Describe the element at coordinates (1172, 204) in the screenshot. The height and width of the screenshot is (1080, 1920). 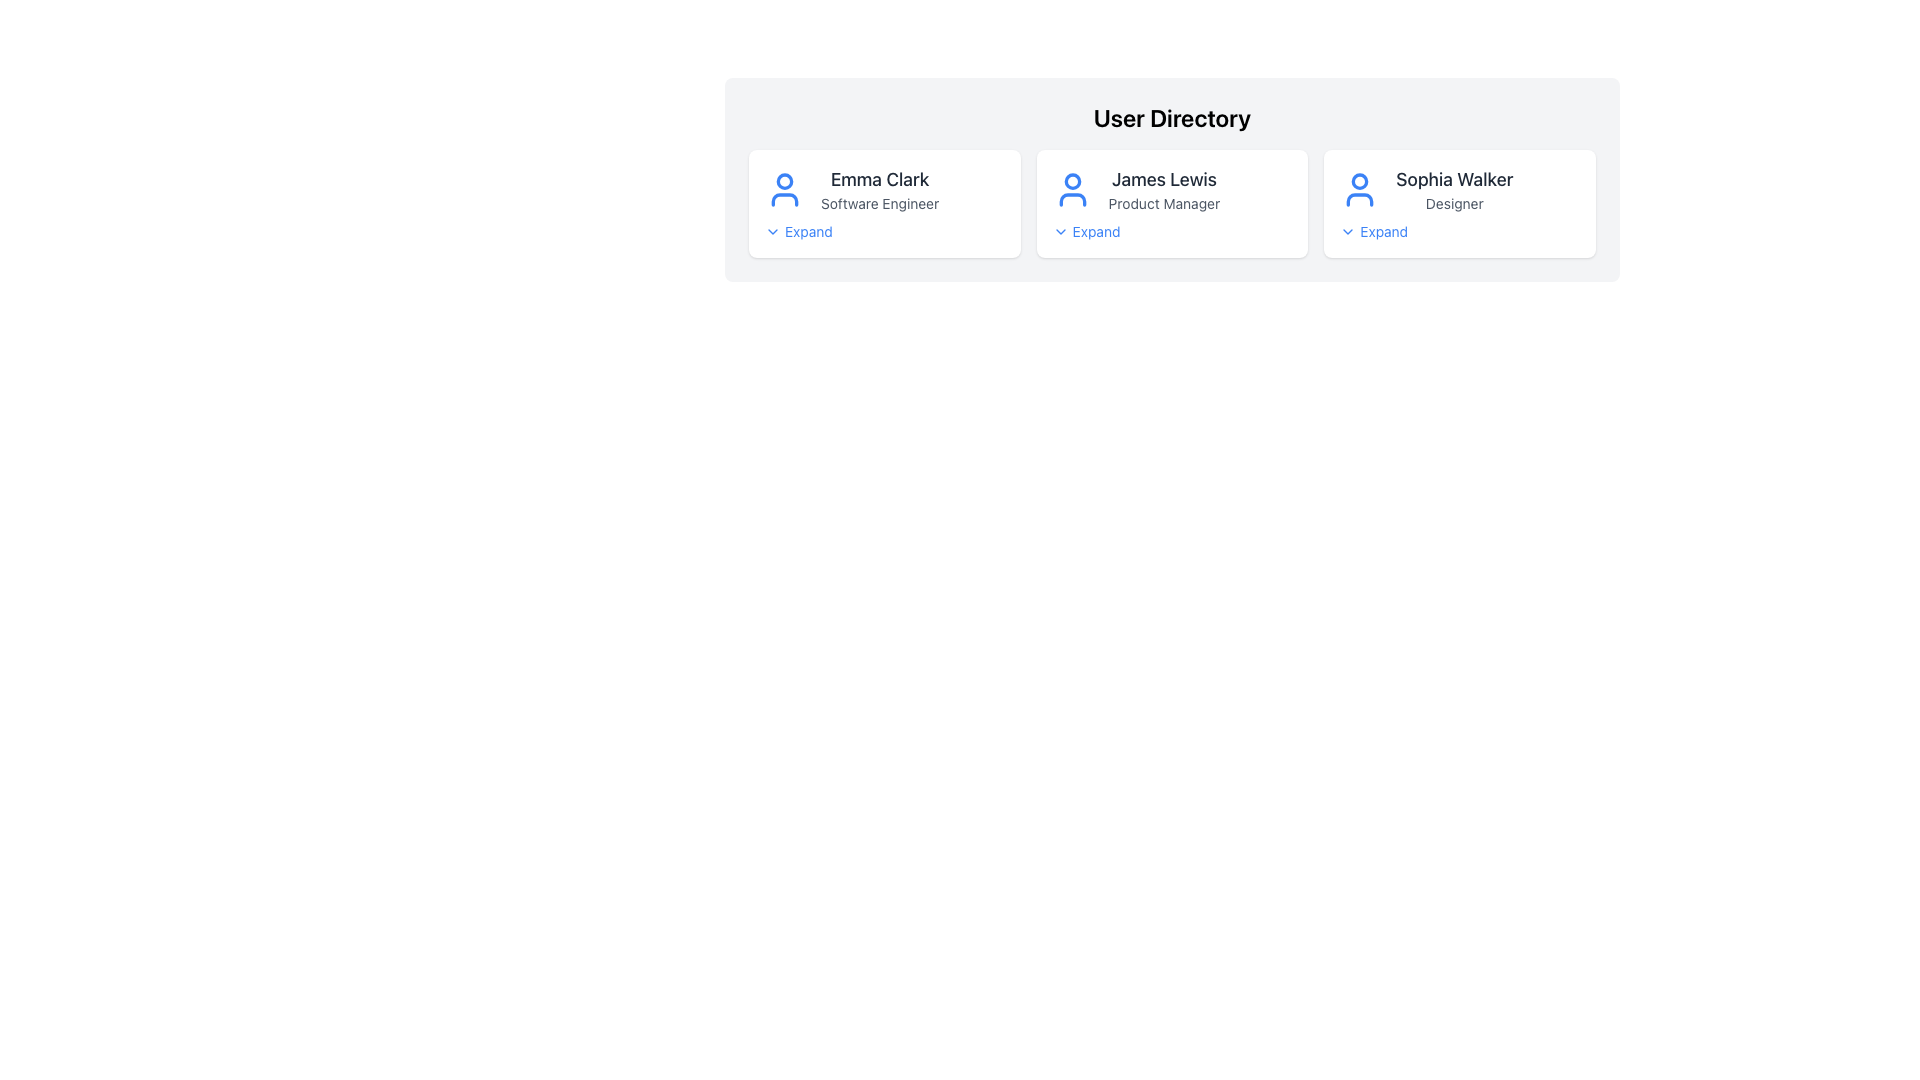
I see `the user profile card located in the middle of the horizontal grid of three cards within the 'User Directory'` at that location.